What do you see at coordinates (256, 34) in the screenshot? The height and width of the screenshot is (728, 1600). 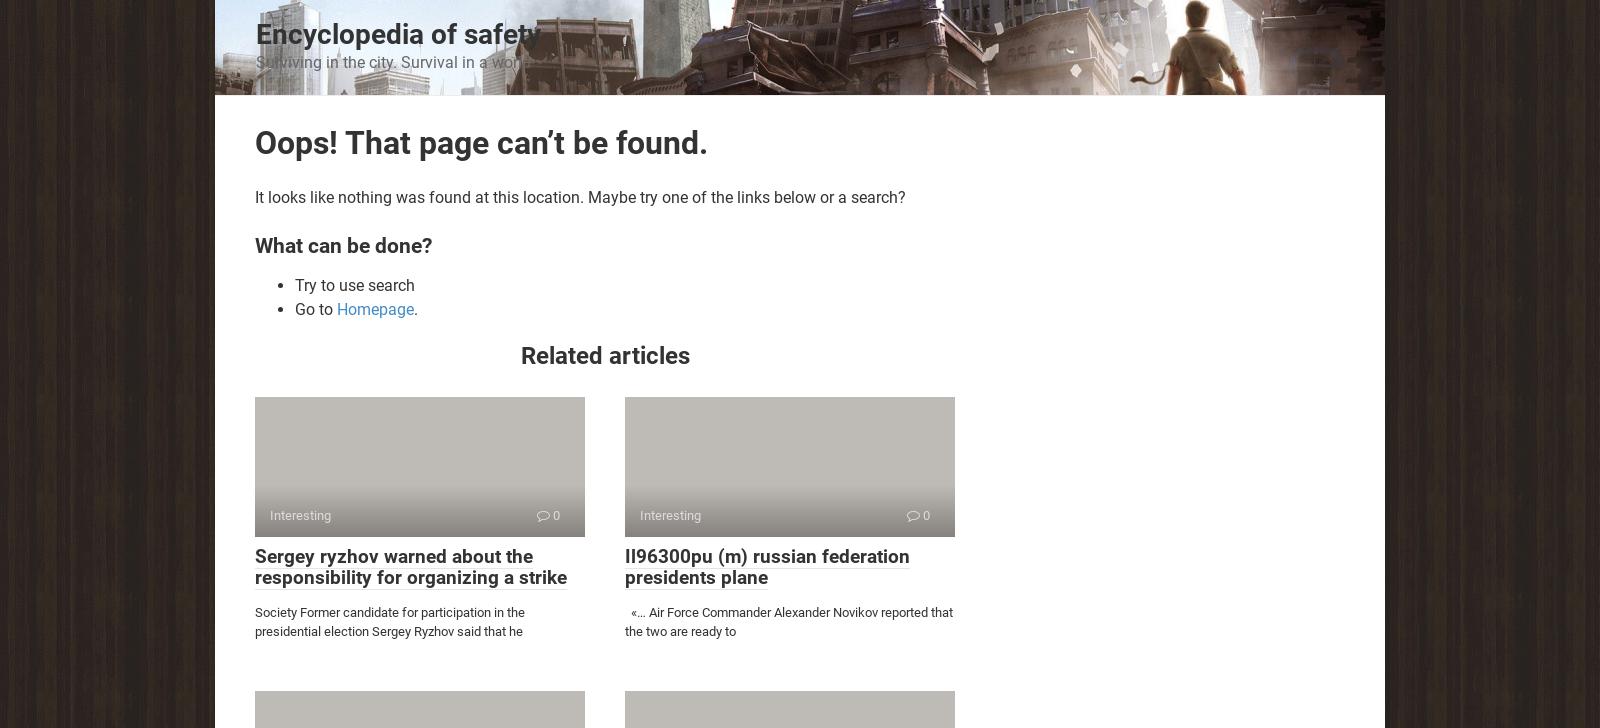 I see `'Encyclopedia of safety'` at bounding box center [256, 34].